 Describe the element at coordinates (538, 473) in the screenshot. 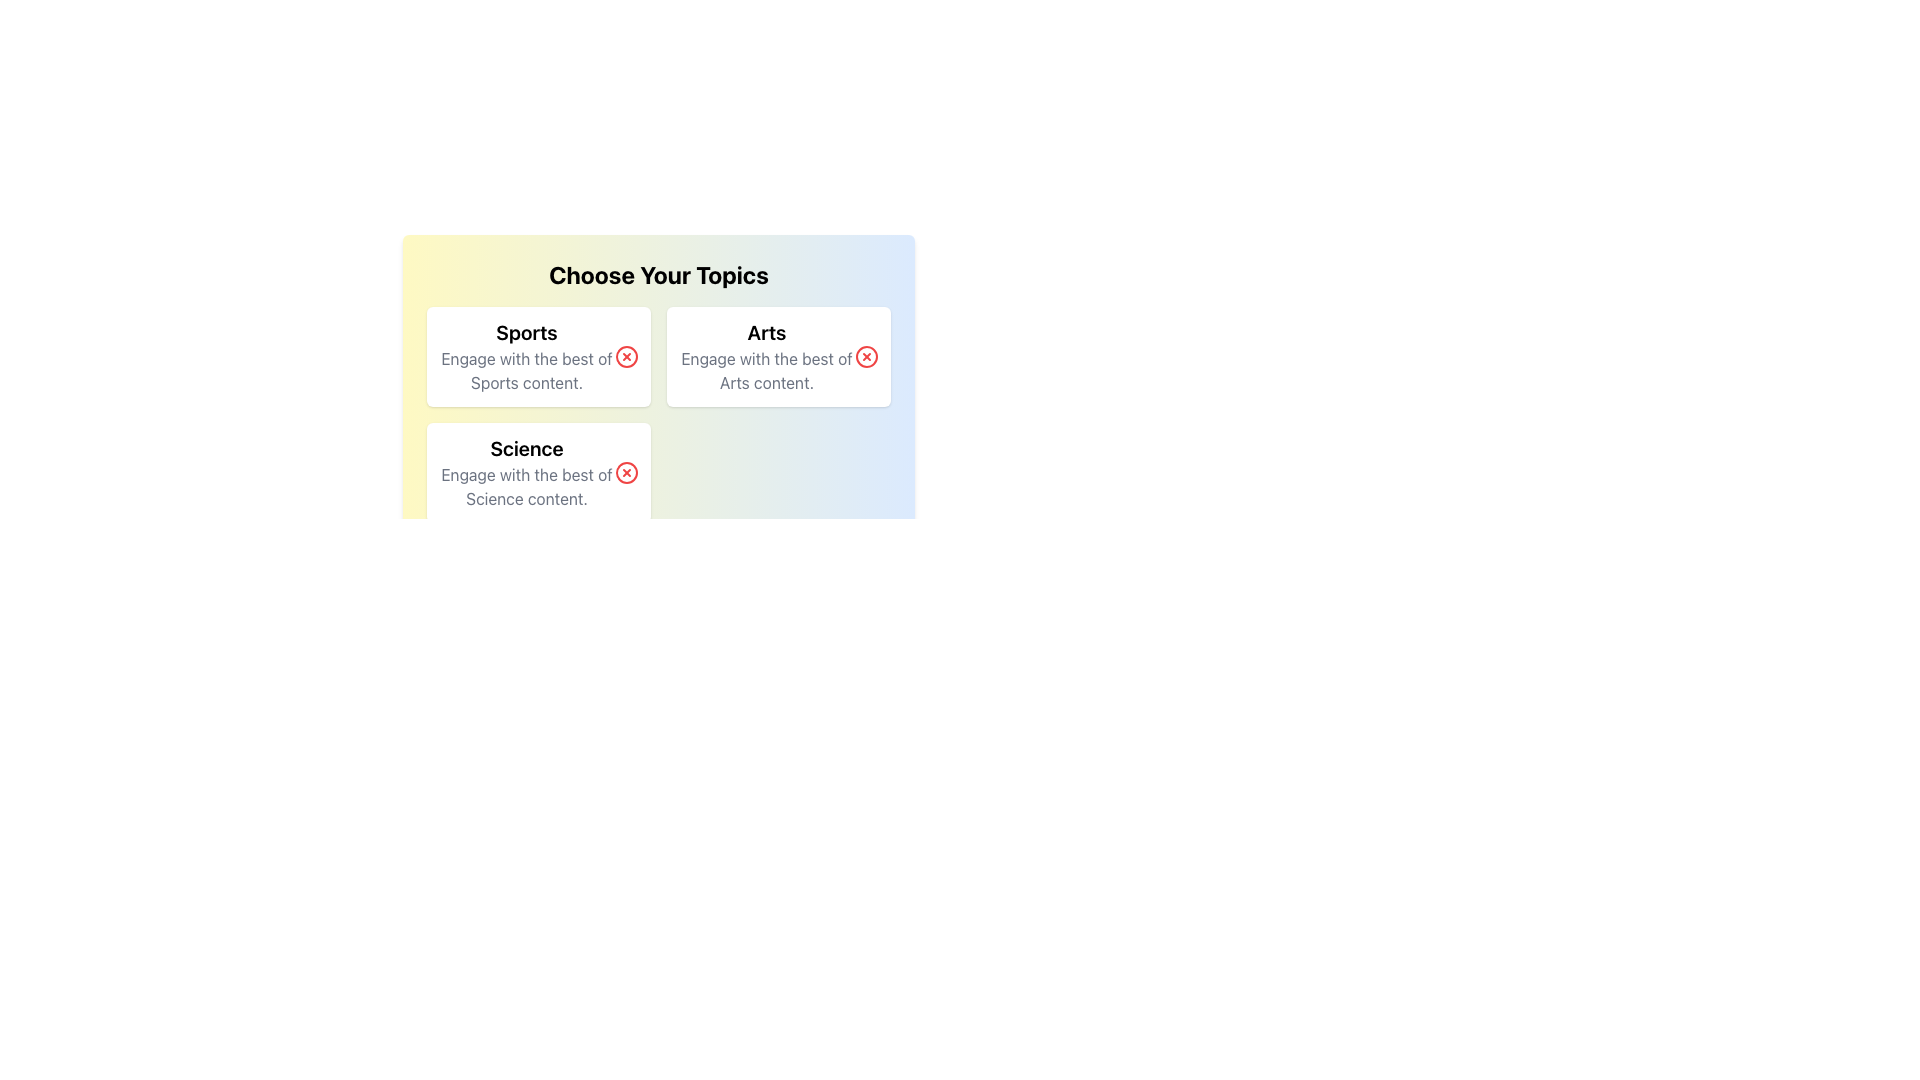

I see `the 'Science' category button to focus it, which is located in the bottom-left corner of the button grid, positioned below 'Sports' and next to 'Arts'` at that location.